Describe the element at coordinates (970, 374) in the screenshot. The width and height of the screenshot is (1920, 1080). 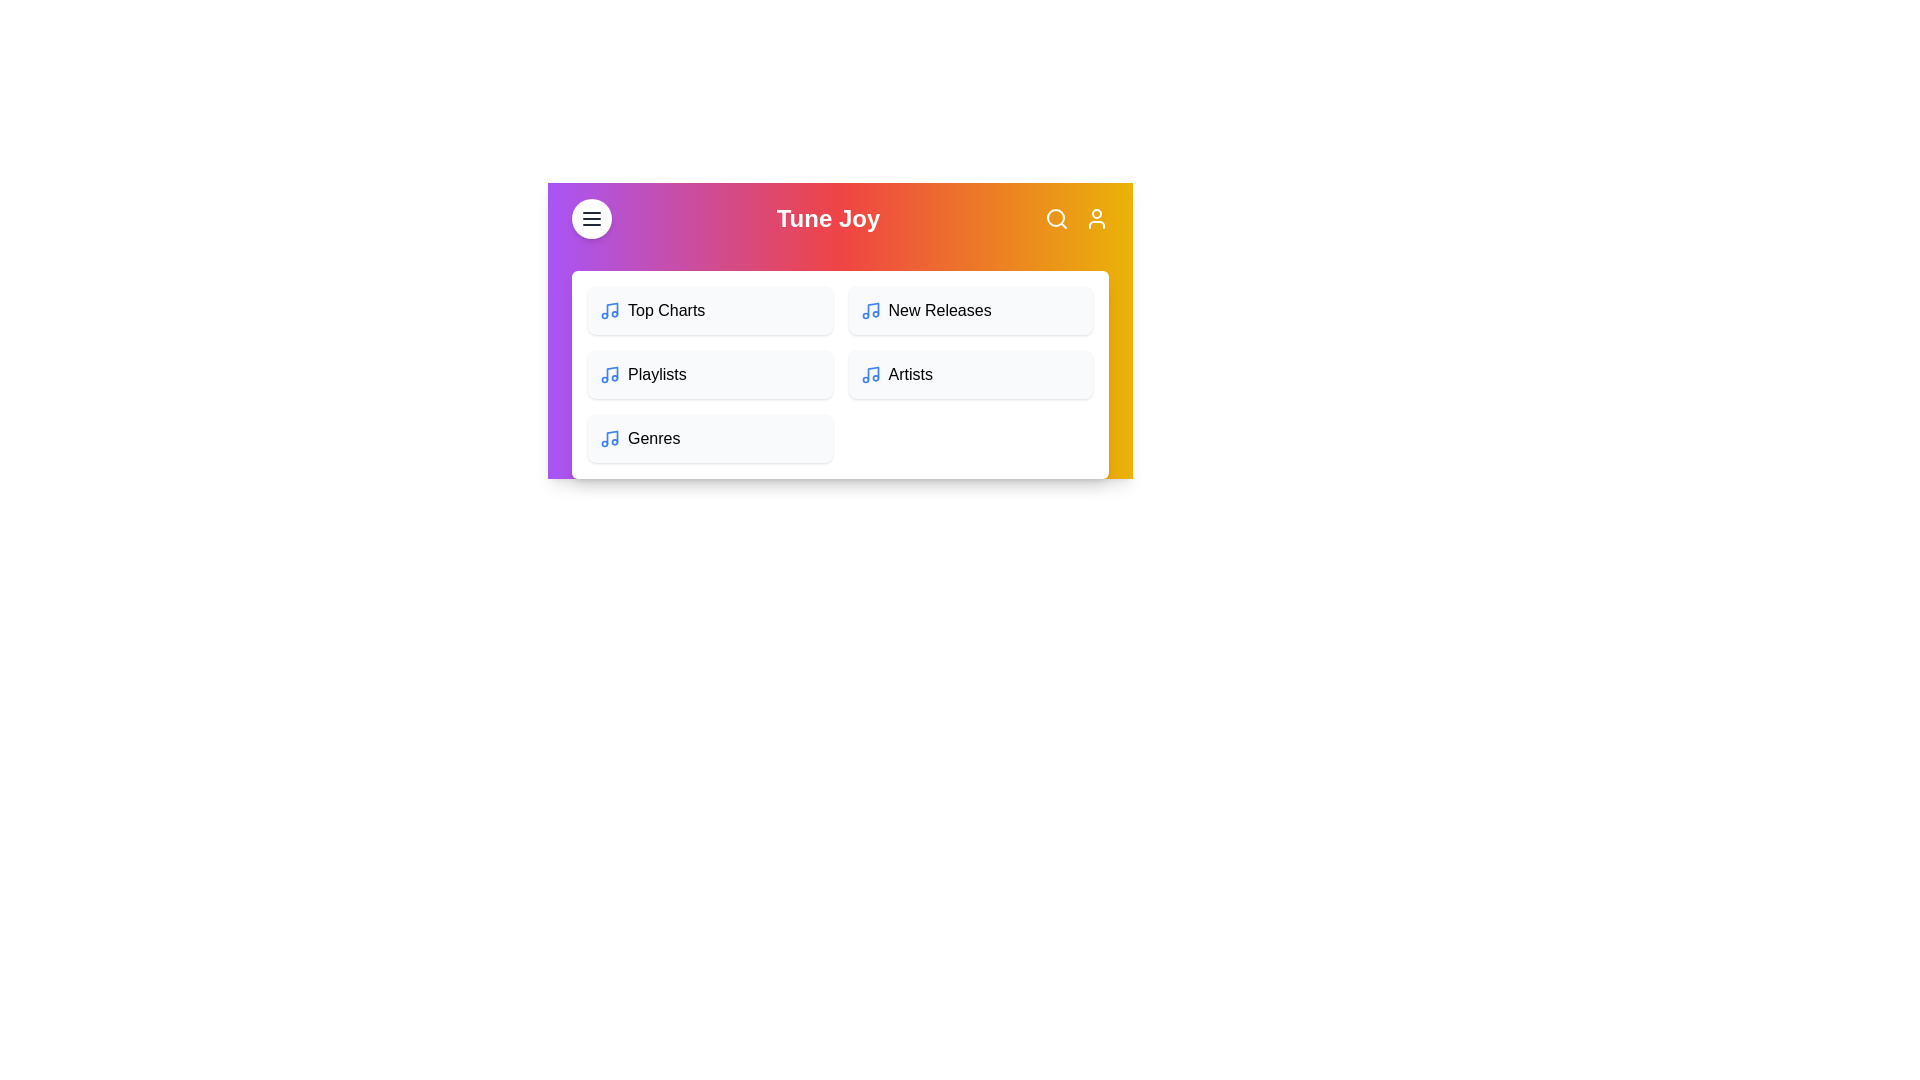
I see `the menu item Artists to navigate` at that location.